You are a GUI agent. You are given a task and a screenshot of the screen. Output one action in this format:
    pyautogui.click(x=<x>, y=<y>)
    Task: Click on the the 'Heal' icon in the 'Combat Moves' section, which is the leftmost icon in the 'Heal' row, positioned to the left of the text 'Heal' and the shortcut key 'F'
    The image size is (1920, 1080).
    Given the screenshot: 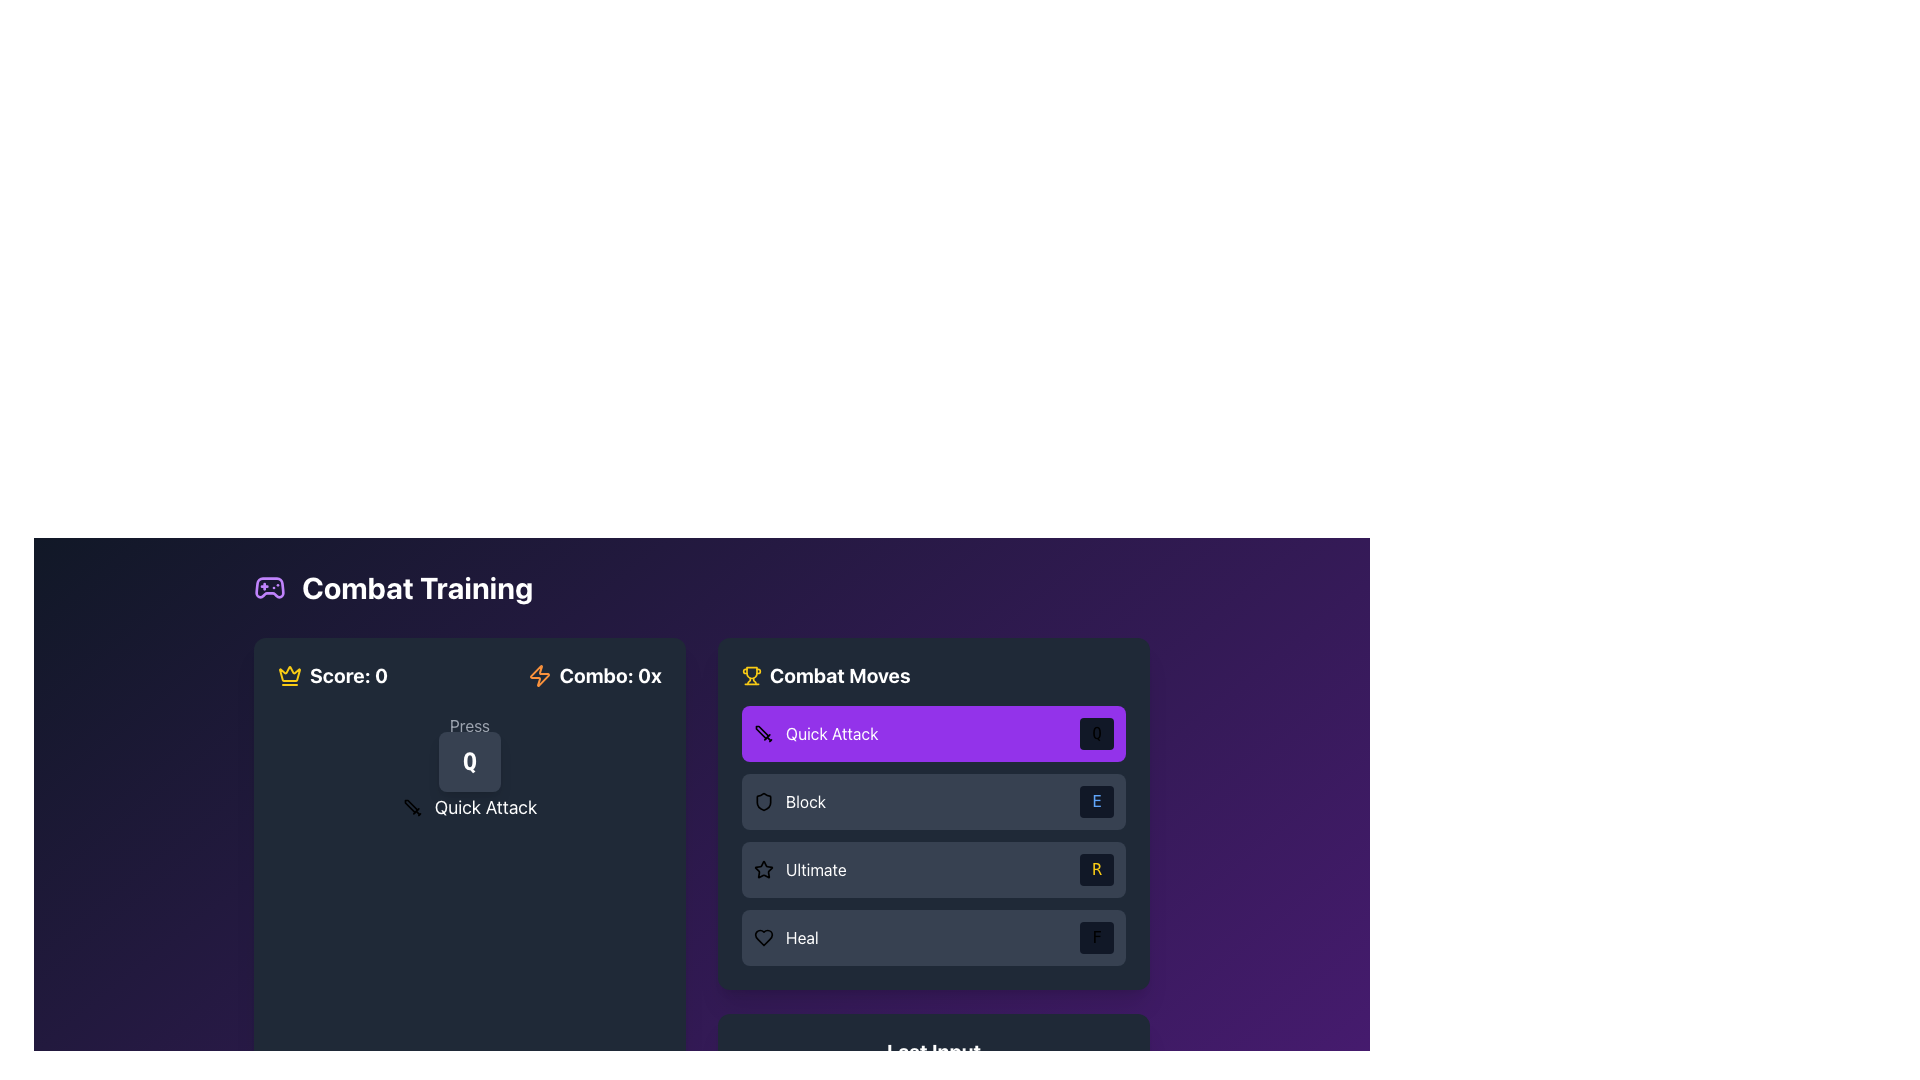 What is the action you would take?
    pyautogui.click(x=762, y=937)
    